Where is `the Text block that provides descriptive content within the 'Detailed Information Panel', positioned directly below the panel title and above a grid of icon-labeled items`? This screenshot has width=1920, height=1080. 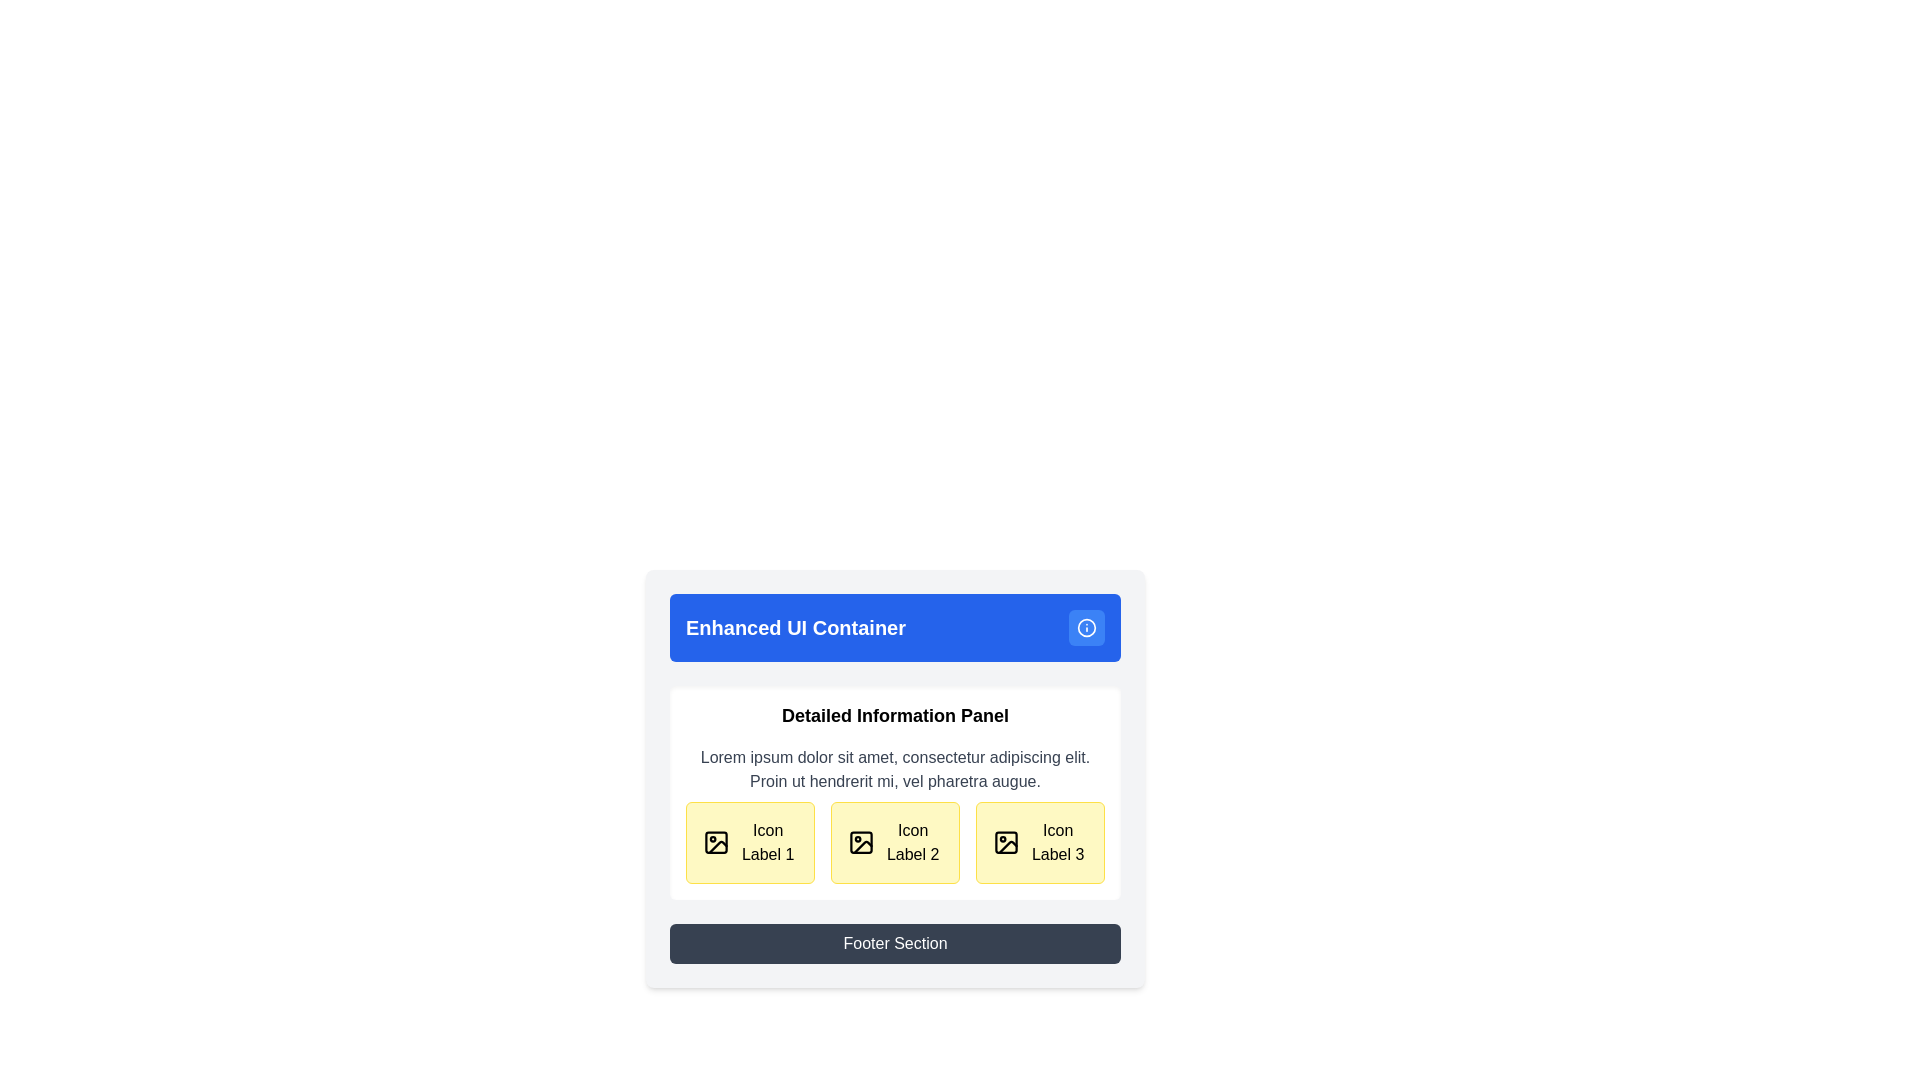 the Text block that provides descriptive content within the 'Detailed Information Panel', positioned directly below the panel title and above a grid of icon-labeled items is located at coordinates (894, 769).